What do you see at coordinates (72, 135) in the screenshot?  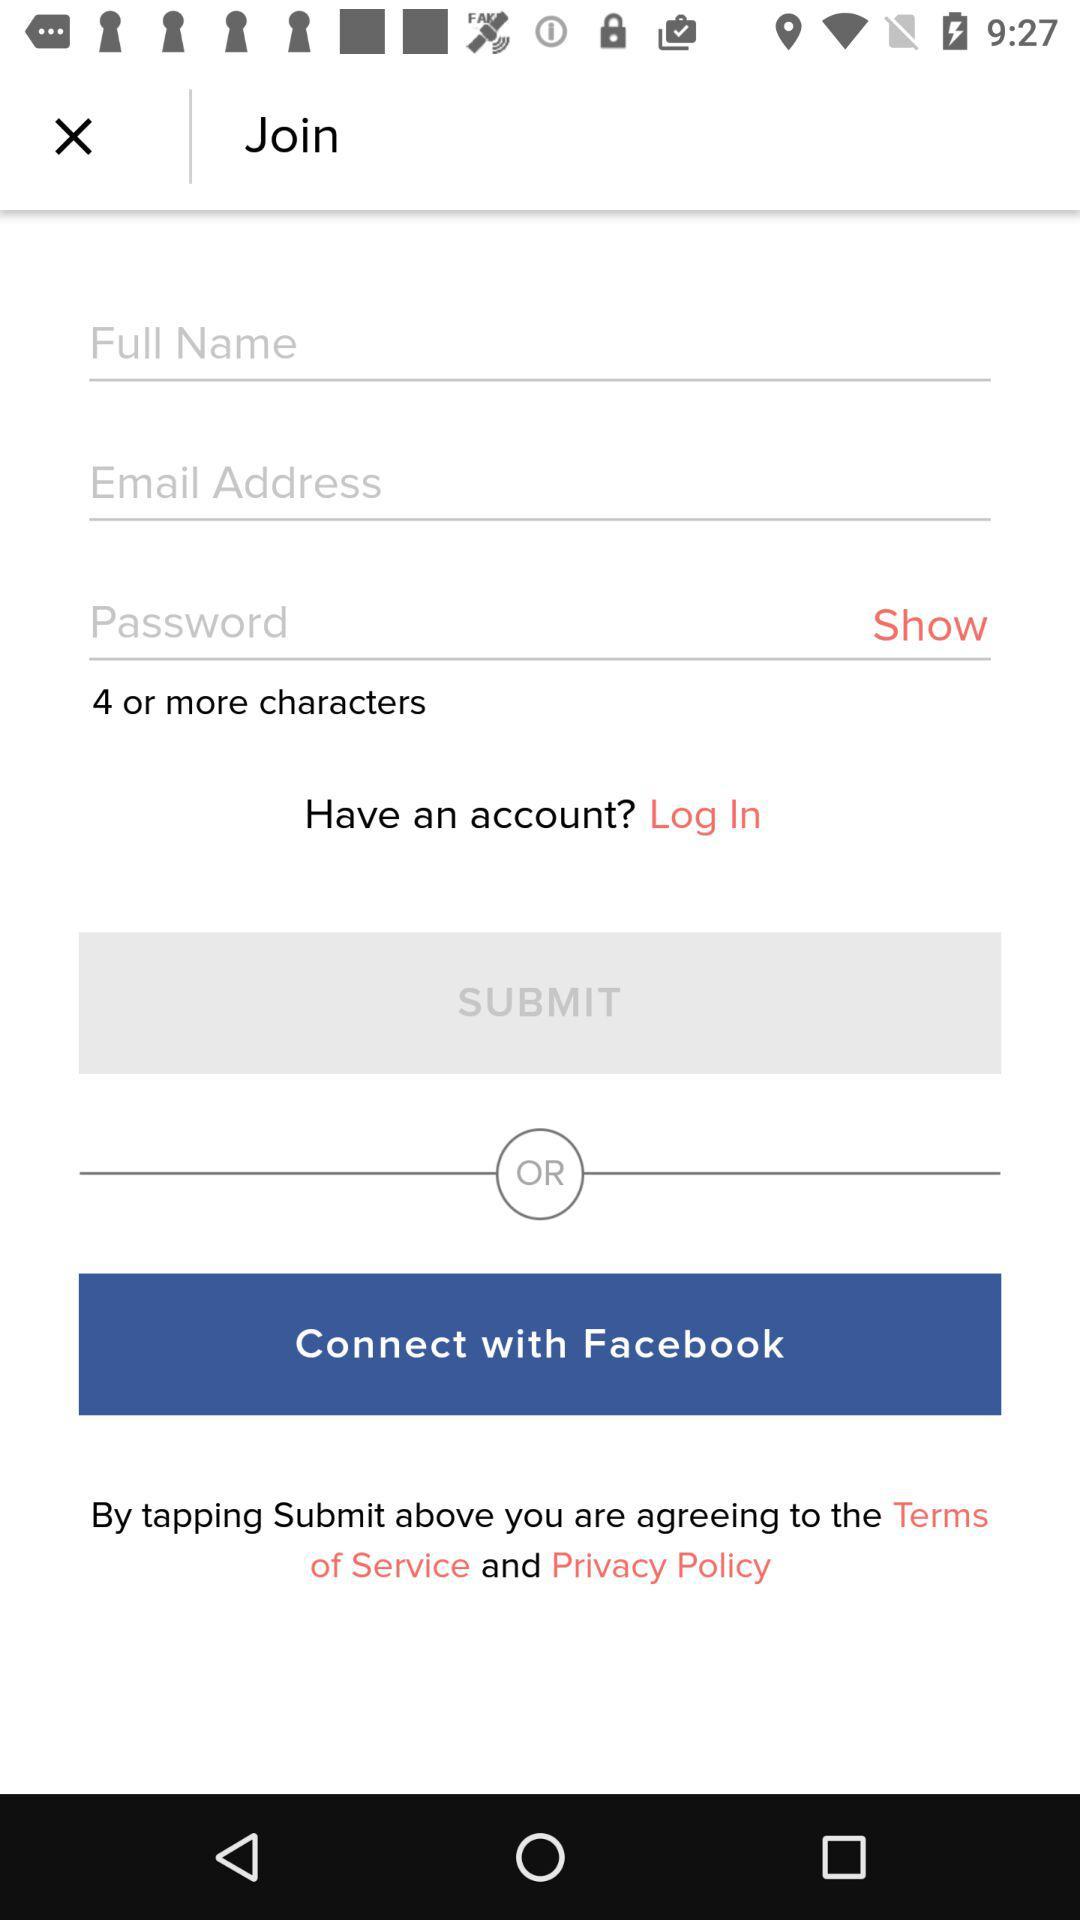 I see `the page` at bounding box center [72, 135].